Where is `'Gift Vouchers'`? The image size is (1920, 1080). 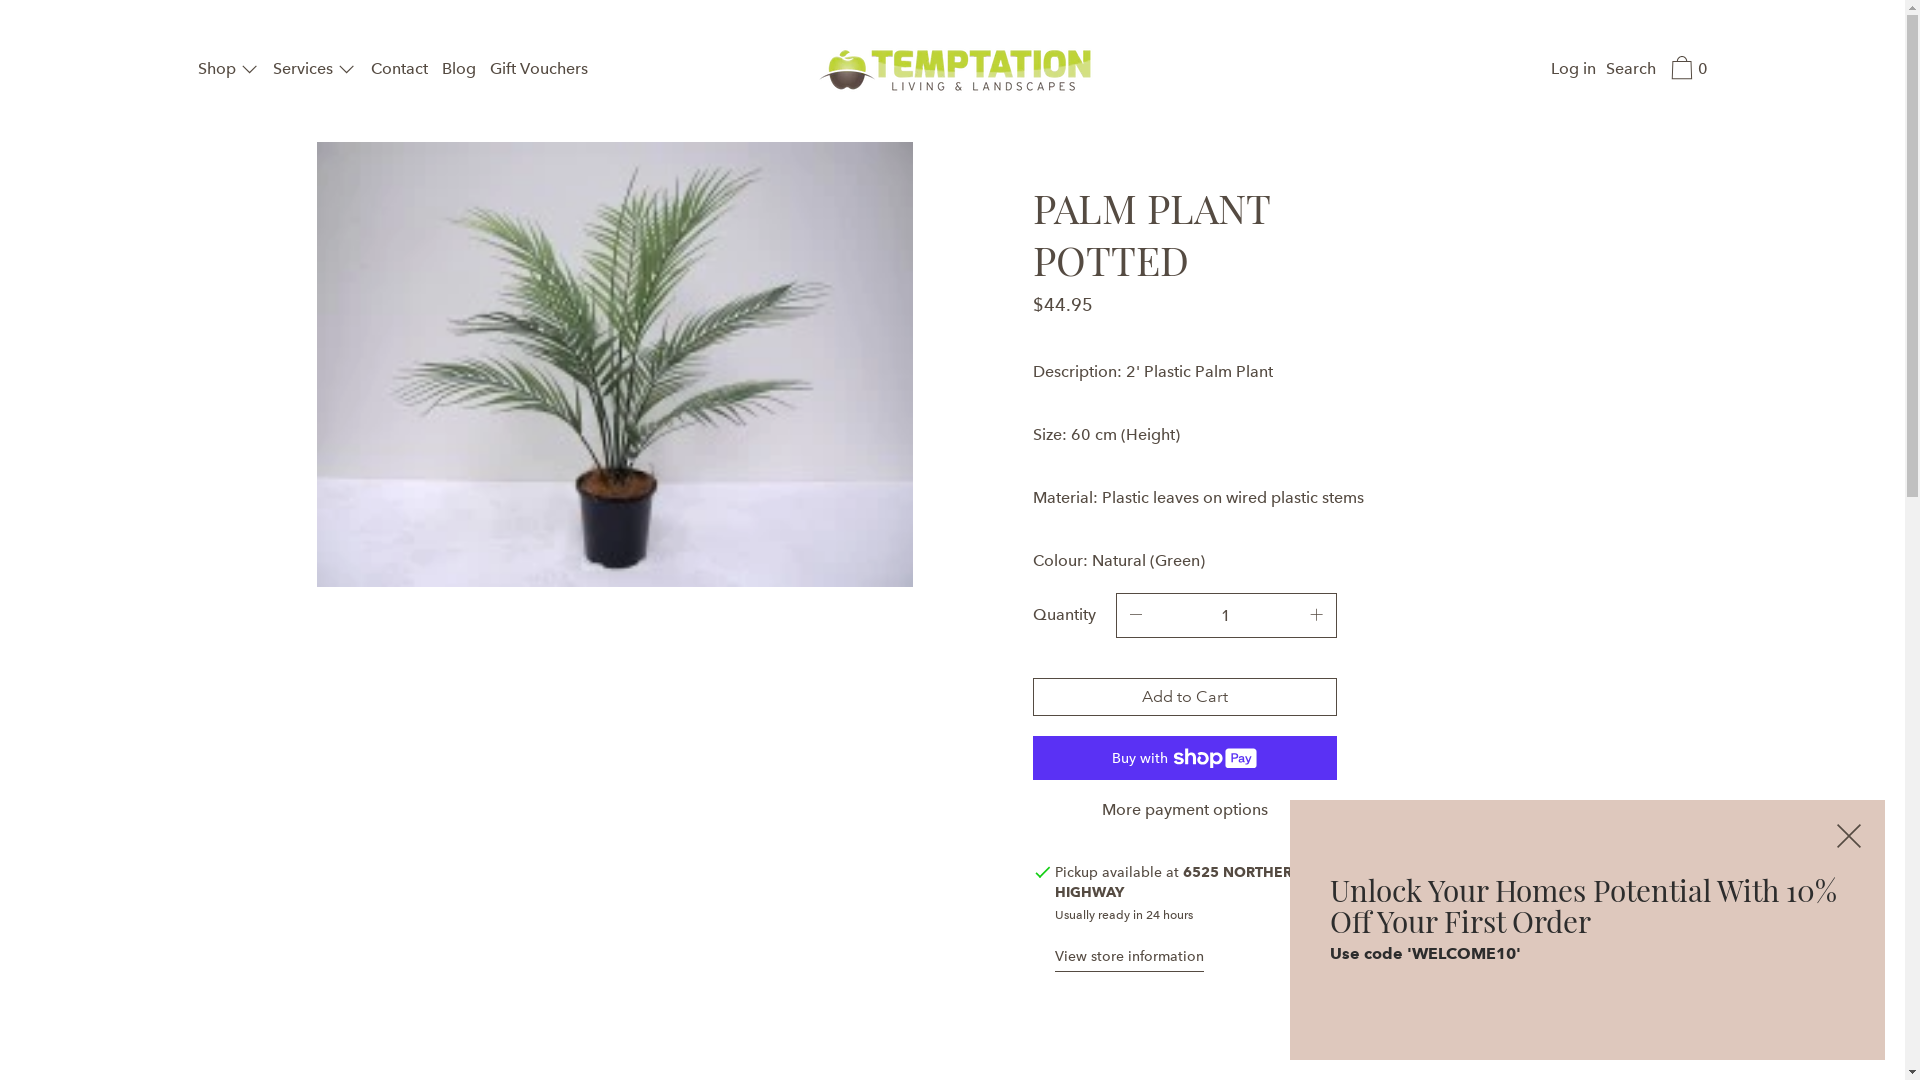
'Gift Vouchers' is located at coordinates (538, 69).